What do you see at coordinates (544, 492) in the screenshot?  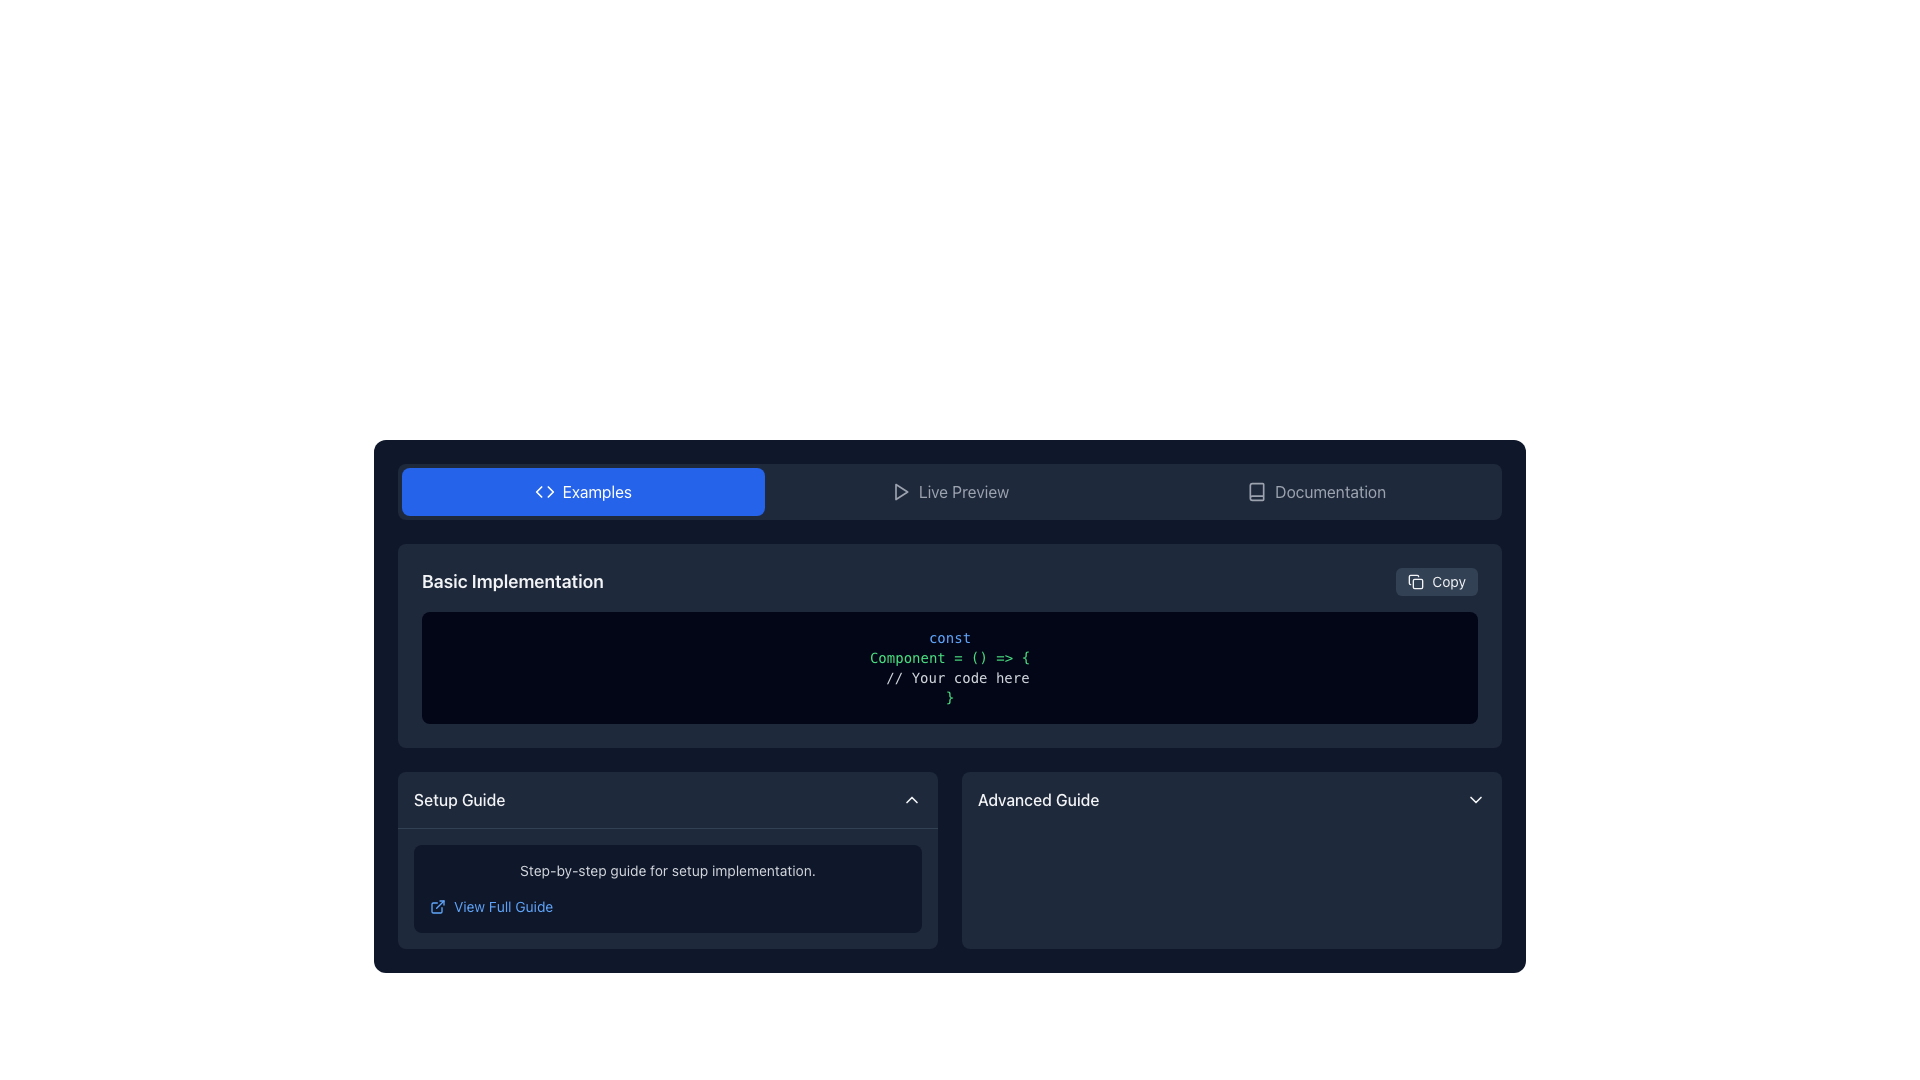 I see `the SVG graphical icon located within the 'Examples' button, which indicates programming-related content` at bounding box center [544, 492].